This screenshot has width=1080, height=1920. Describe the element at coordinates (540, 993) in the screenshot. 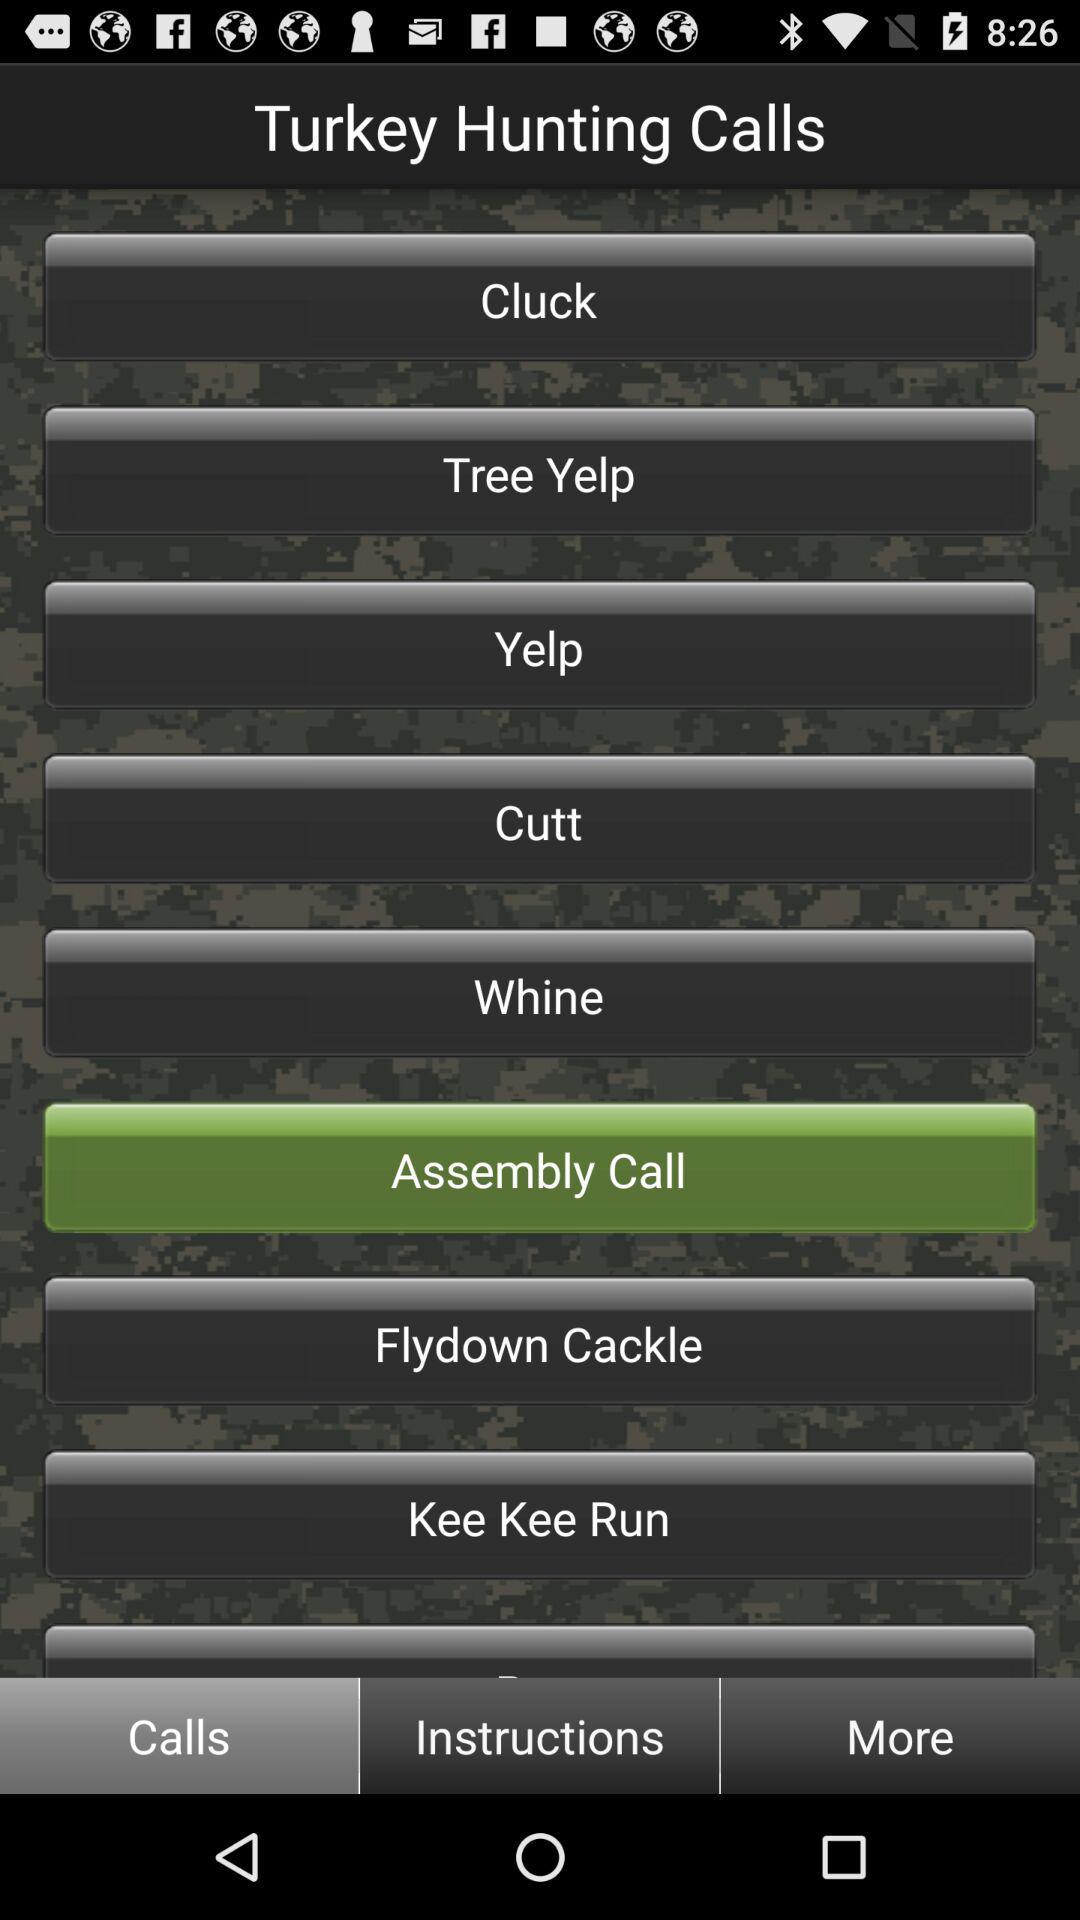

I see `item above the assembly call item` at that location.